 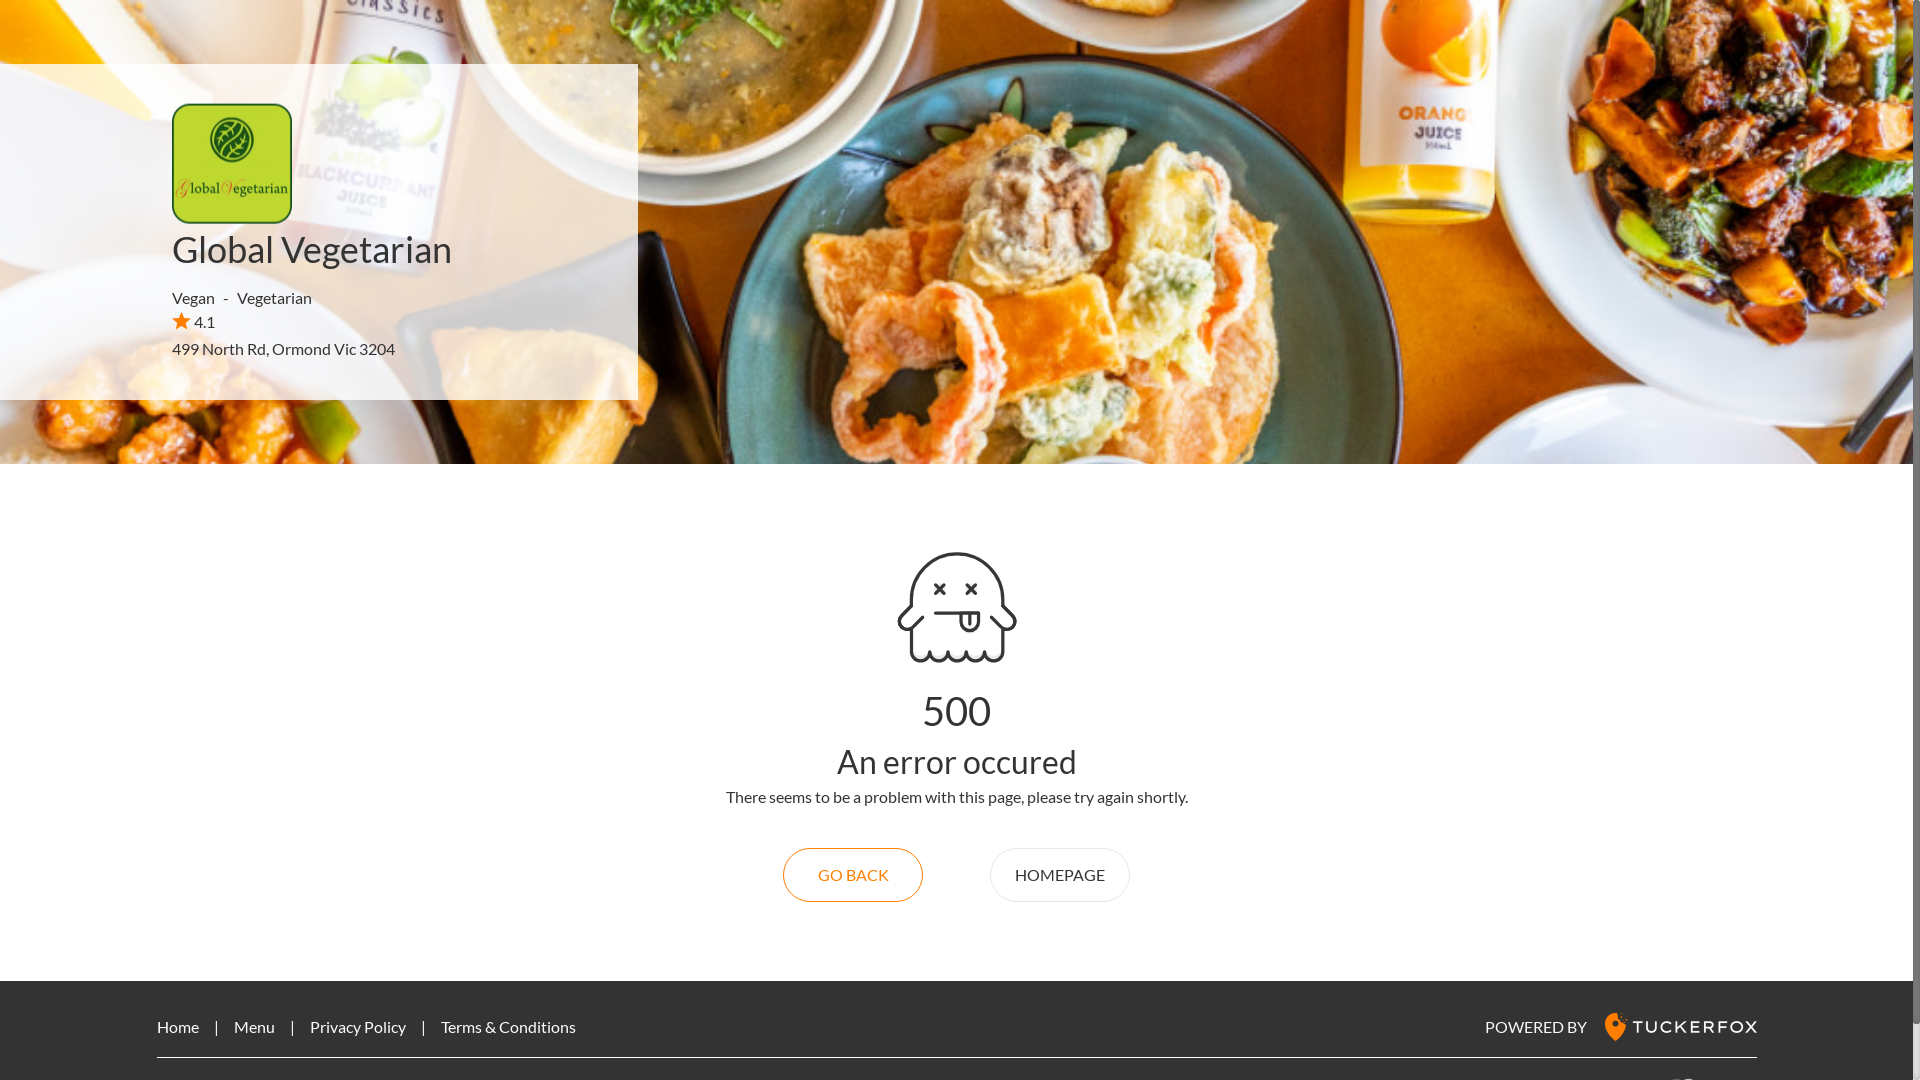 What do you see at coordinates (311, 248) in the screenshot?
I see `'Global Vegetarian'` at bounding box center [311, 248].